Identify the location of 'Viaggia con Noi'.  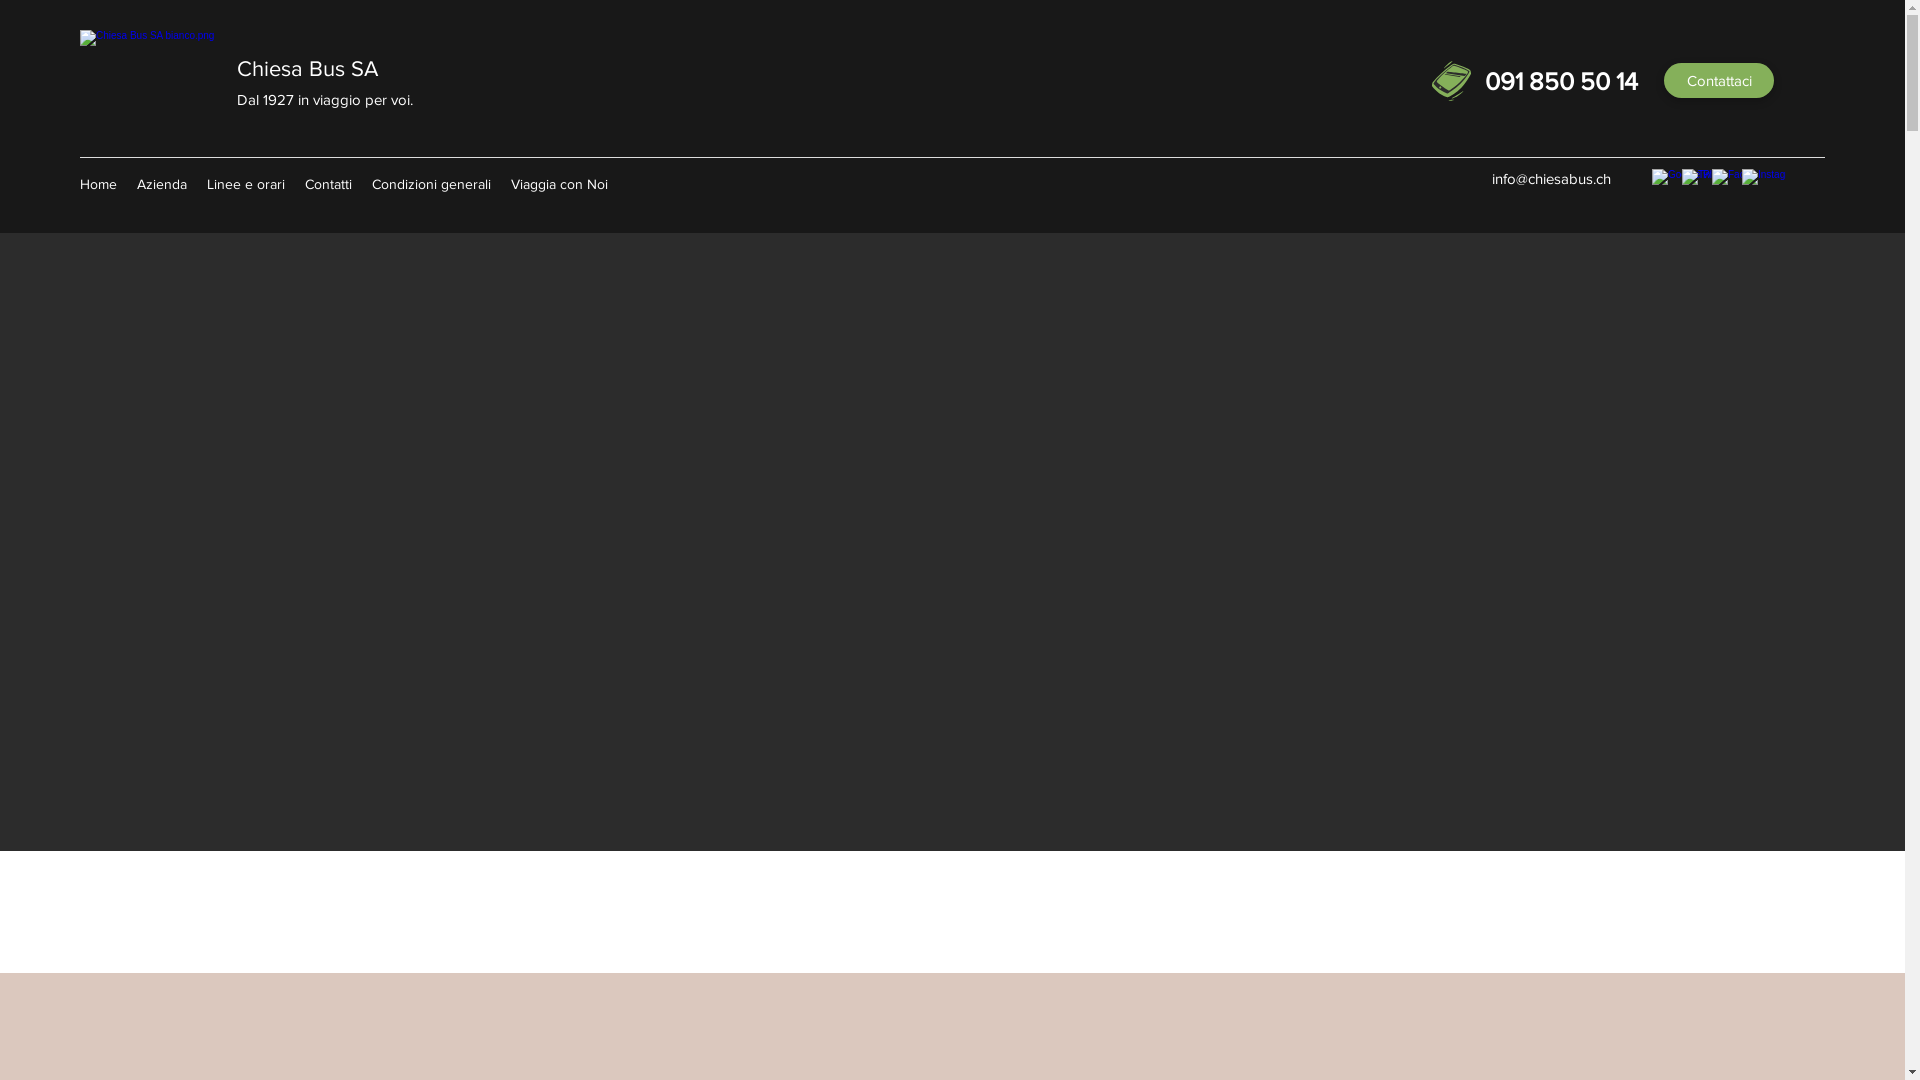
(559, 184).